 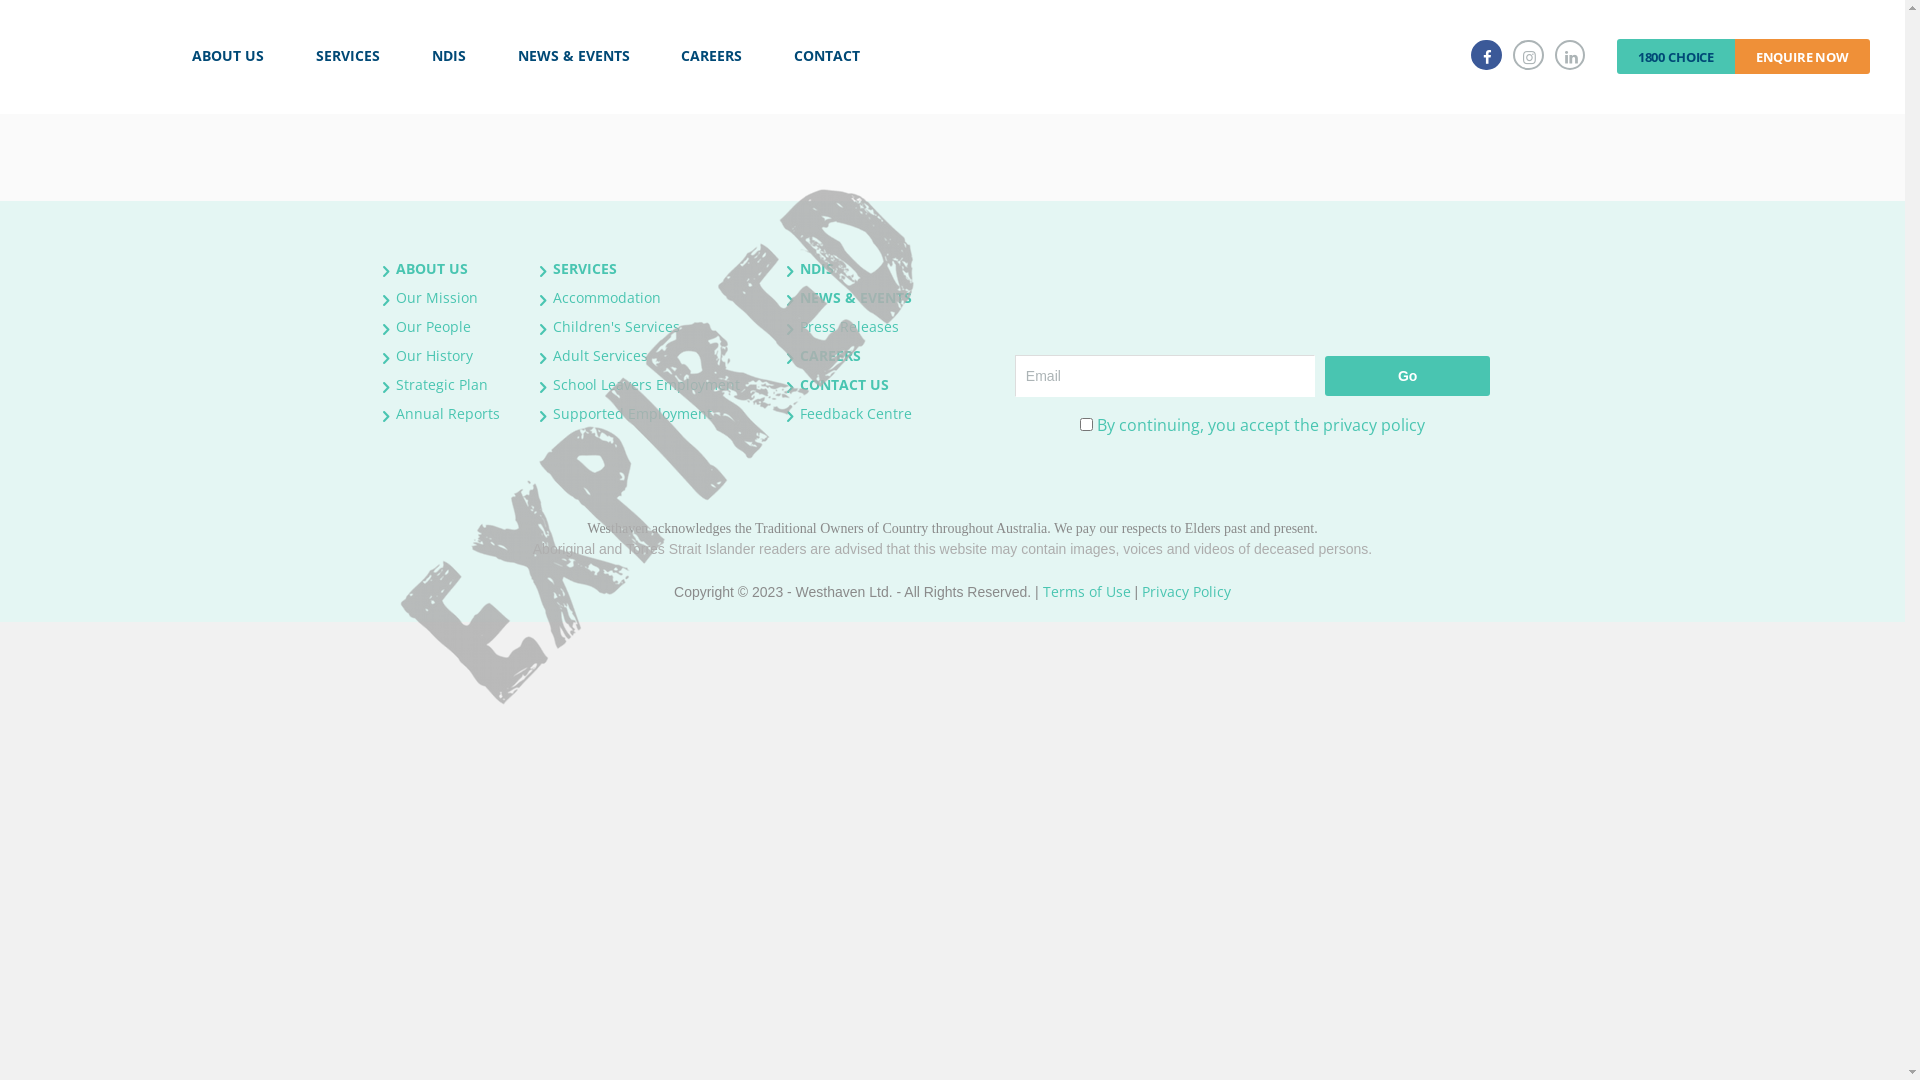 I want to click on 'SERVICES', so click(x=584, y=267).